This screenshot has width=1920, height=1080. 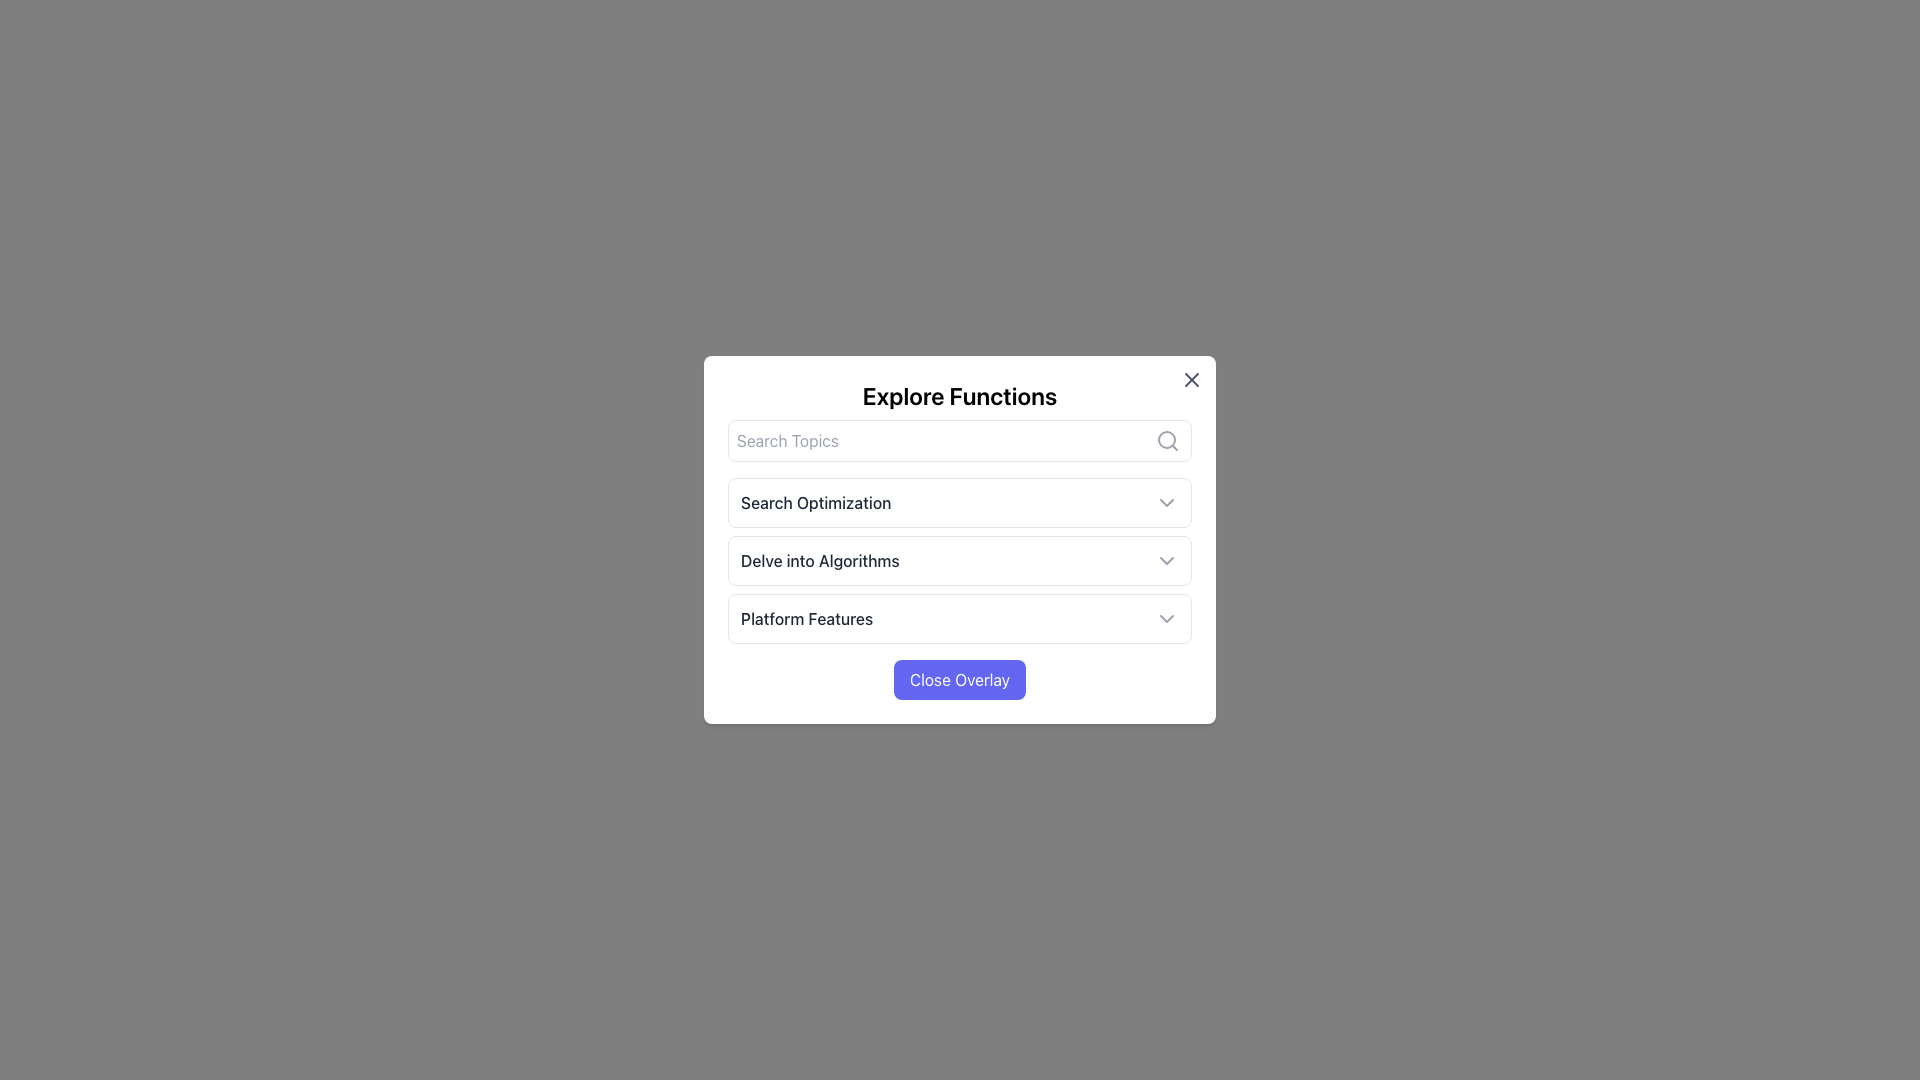 I want to click on the text label for 'Platform Features', which is the third expandable row in the modal window titled 'Explore Functions', so click(x=807, y=617).